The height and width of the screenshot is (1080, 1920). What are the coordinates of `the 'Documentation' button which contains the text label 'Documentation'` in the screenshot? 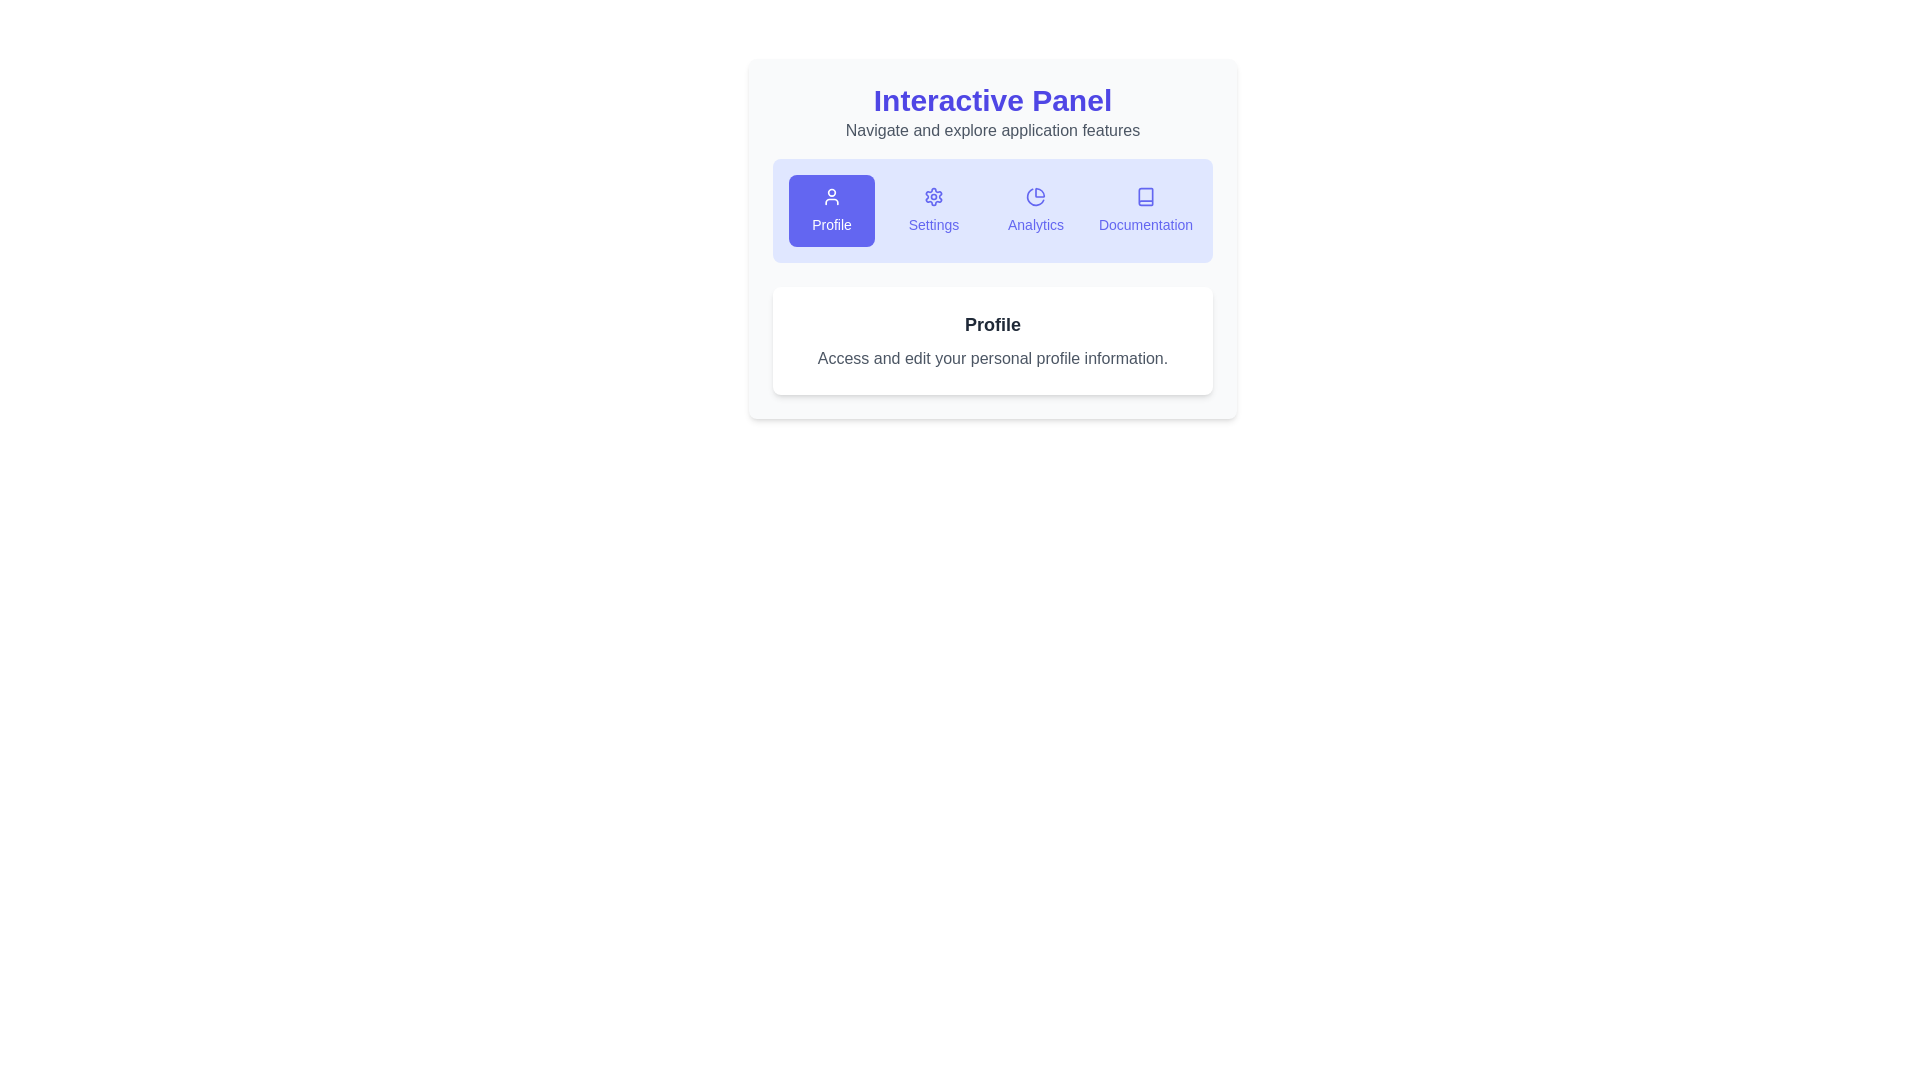 It's located at (1146, 224).